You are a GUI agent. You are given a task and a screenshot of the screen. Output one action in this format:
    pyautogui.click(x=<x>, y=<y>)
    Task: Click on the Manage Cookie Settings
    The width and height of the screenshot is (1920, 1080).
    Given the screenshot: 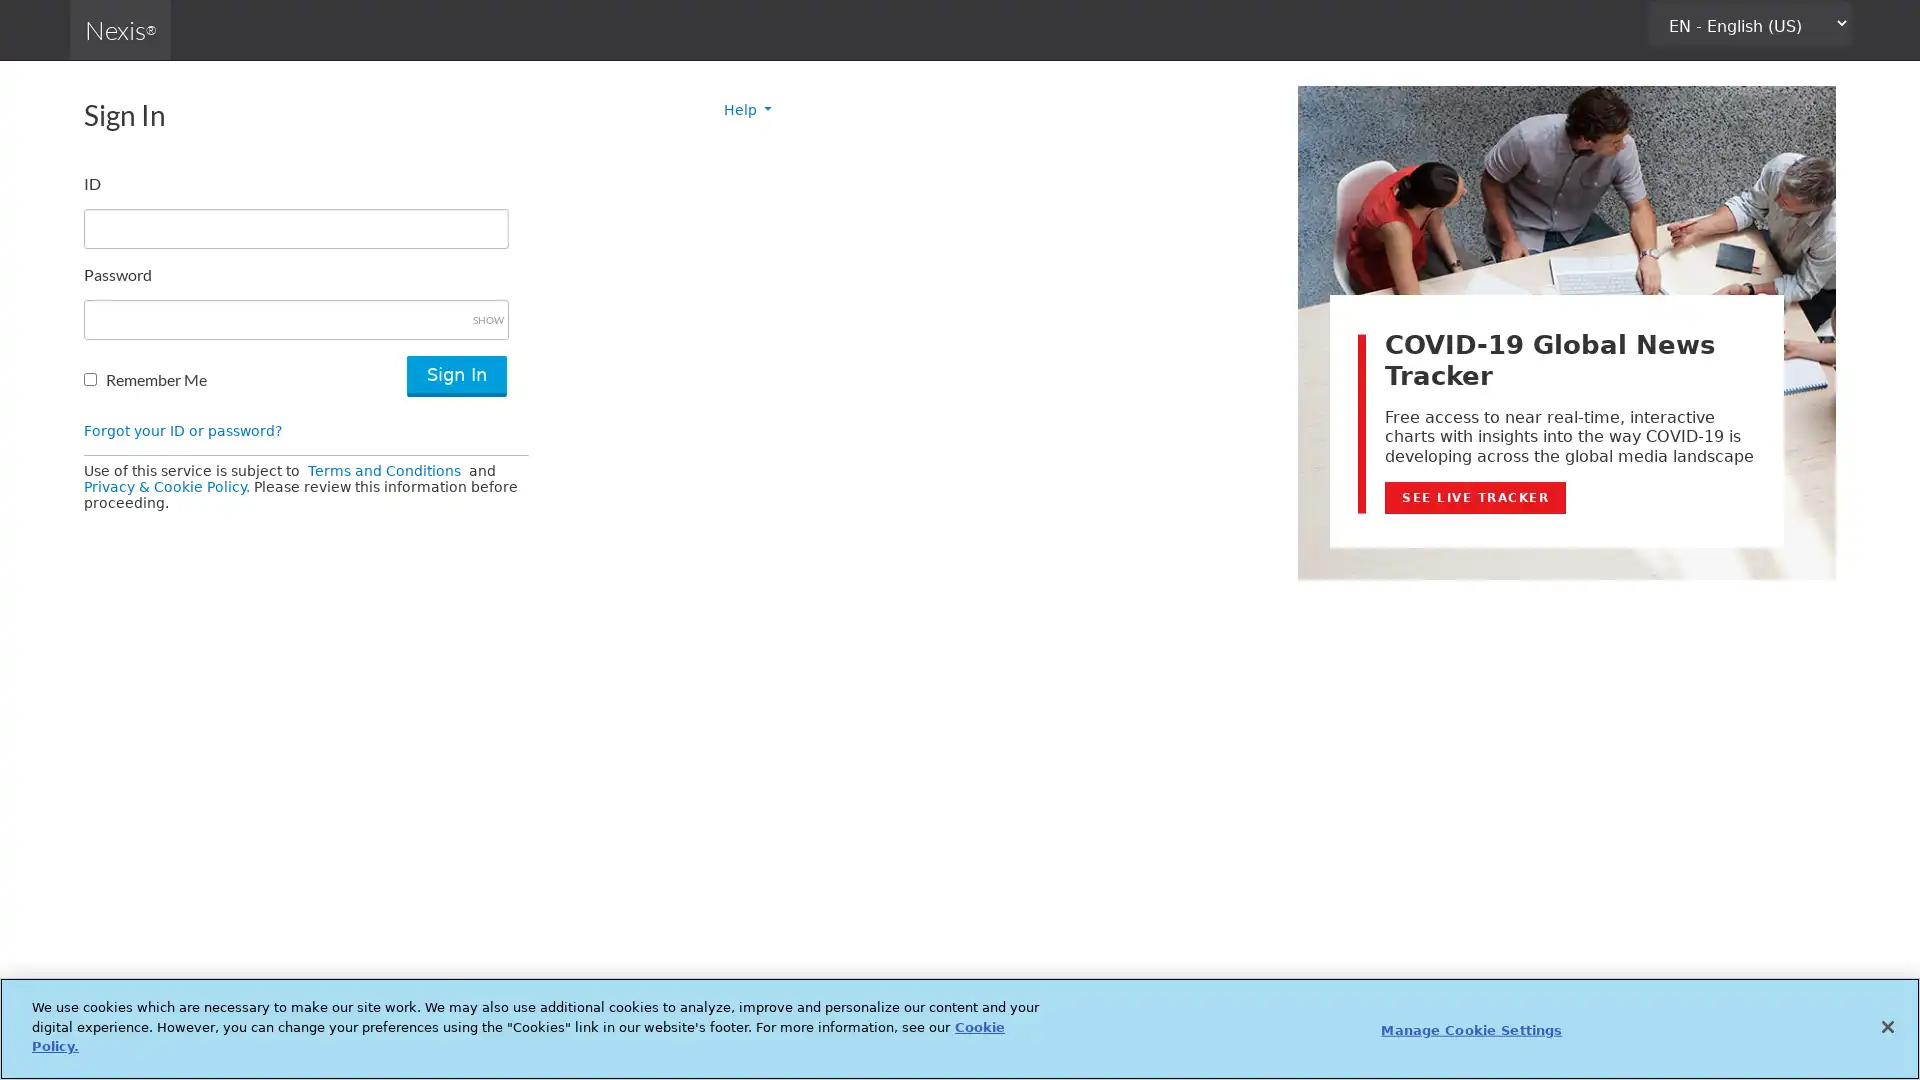 What is the action you would take?
    pyautogui.click(x=1471, y=1029)
    